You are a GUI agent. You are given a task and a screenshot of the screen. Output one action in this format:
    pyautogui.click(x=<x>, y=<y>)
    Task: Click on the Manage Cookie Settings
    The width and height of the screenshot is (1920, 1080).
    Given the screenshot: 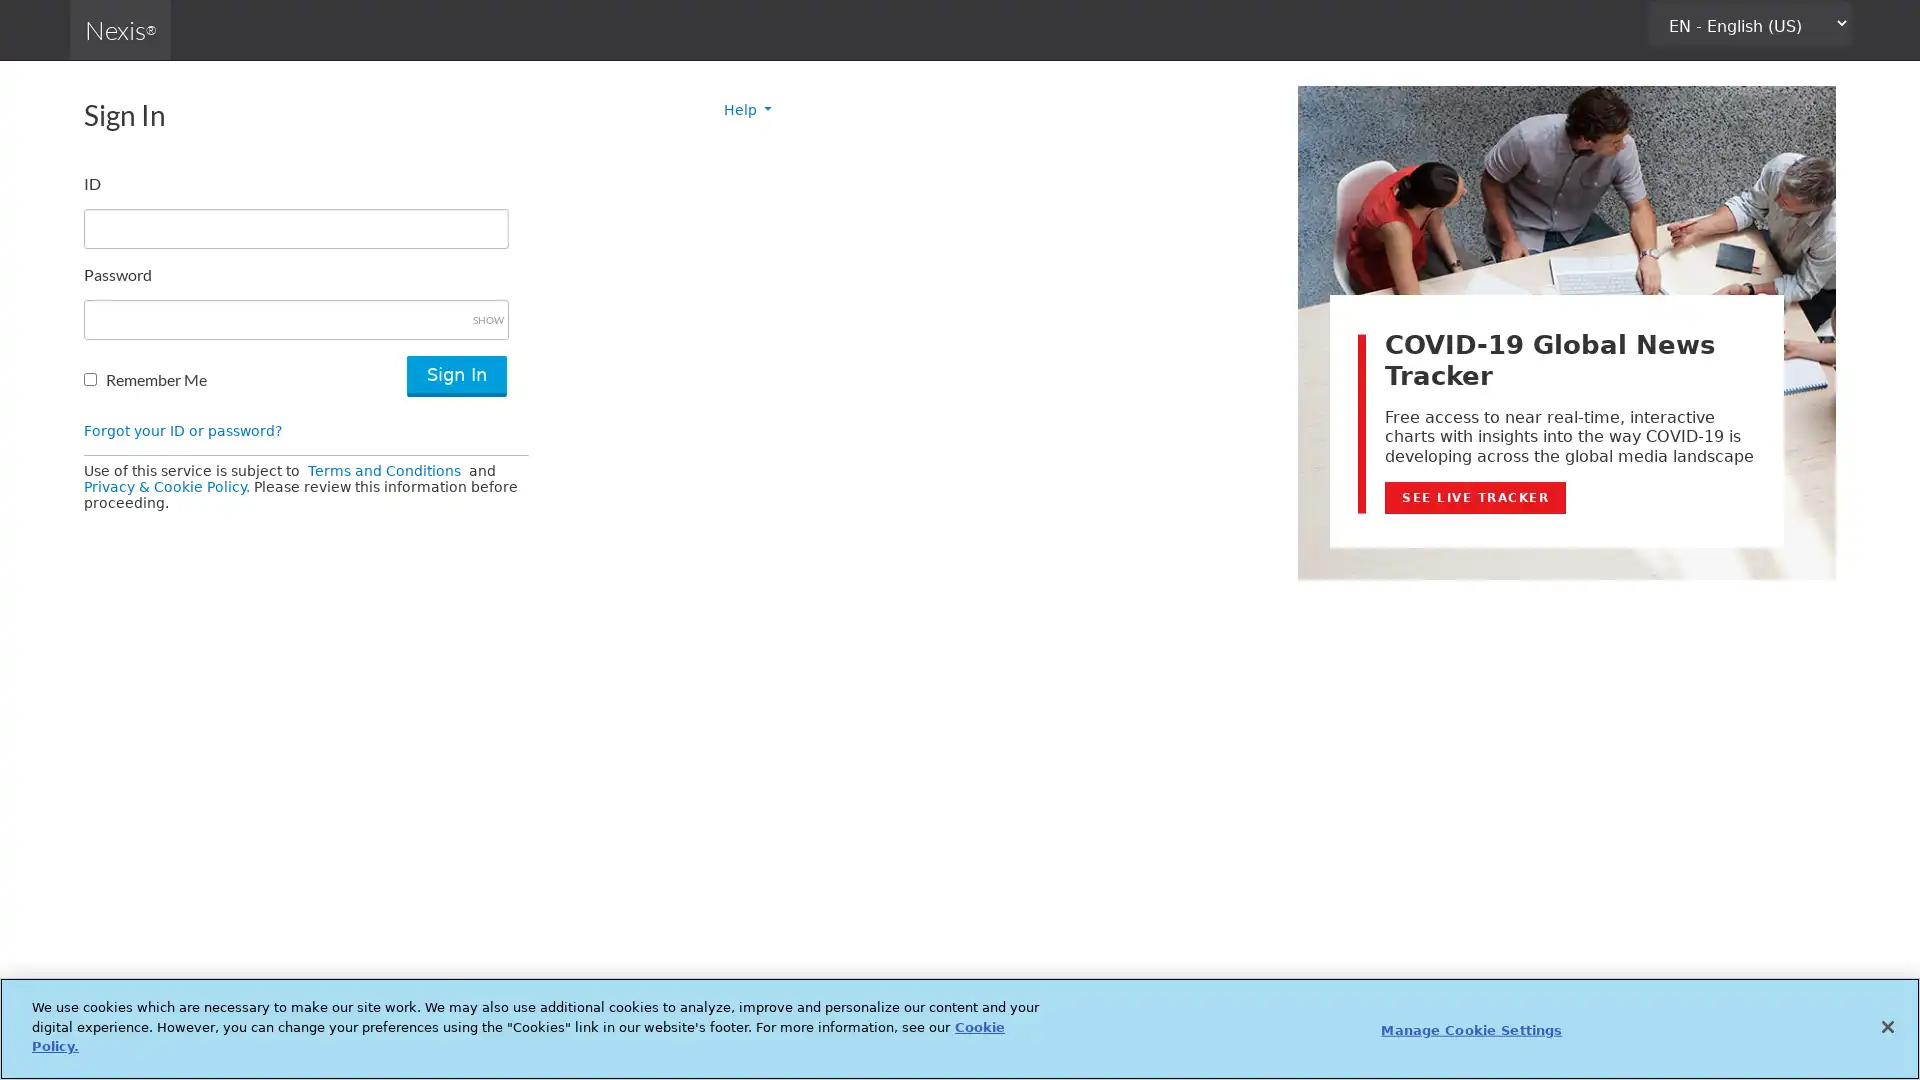 What is the action you would take?
    pyautogui.click(x=1471, y=1029)
    